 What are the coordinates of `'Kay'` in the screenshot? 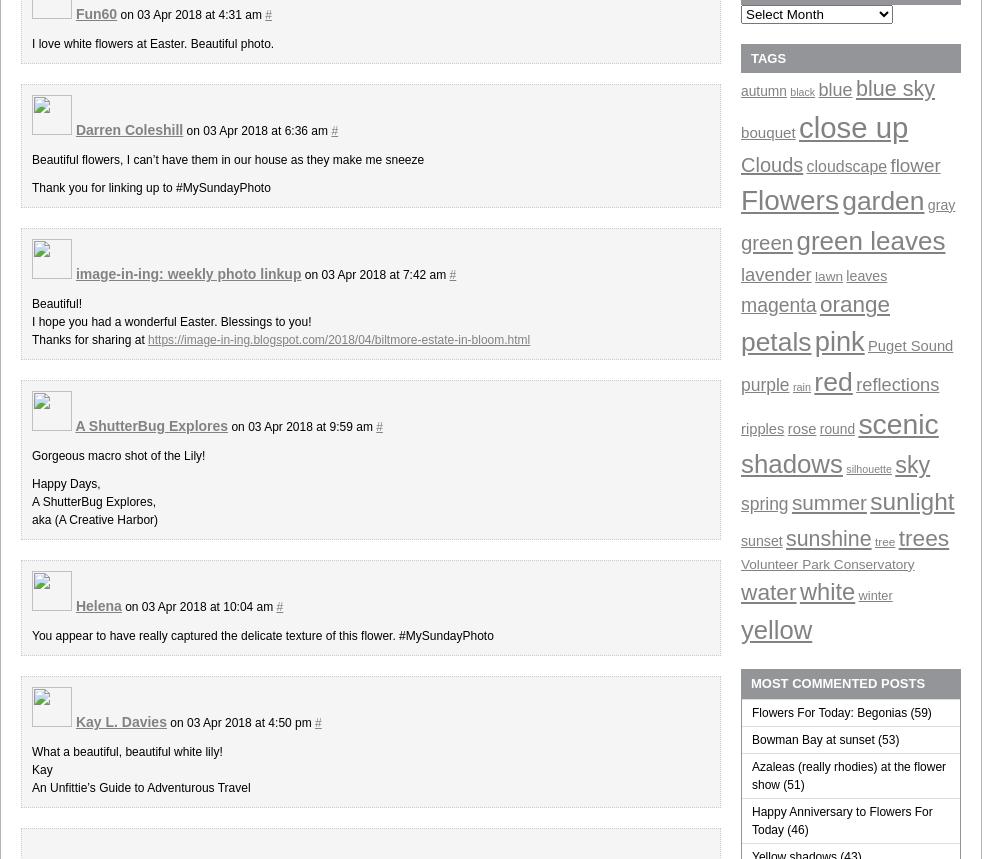 It's located at (42, 770).